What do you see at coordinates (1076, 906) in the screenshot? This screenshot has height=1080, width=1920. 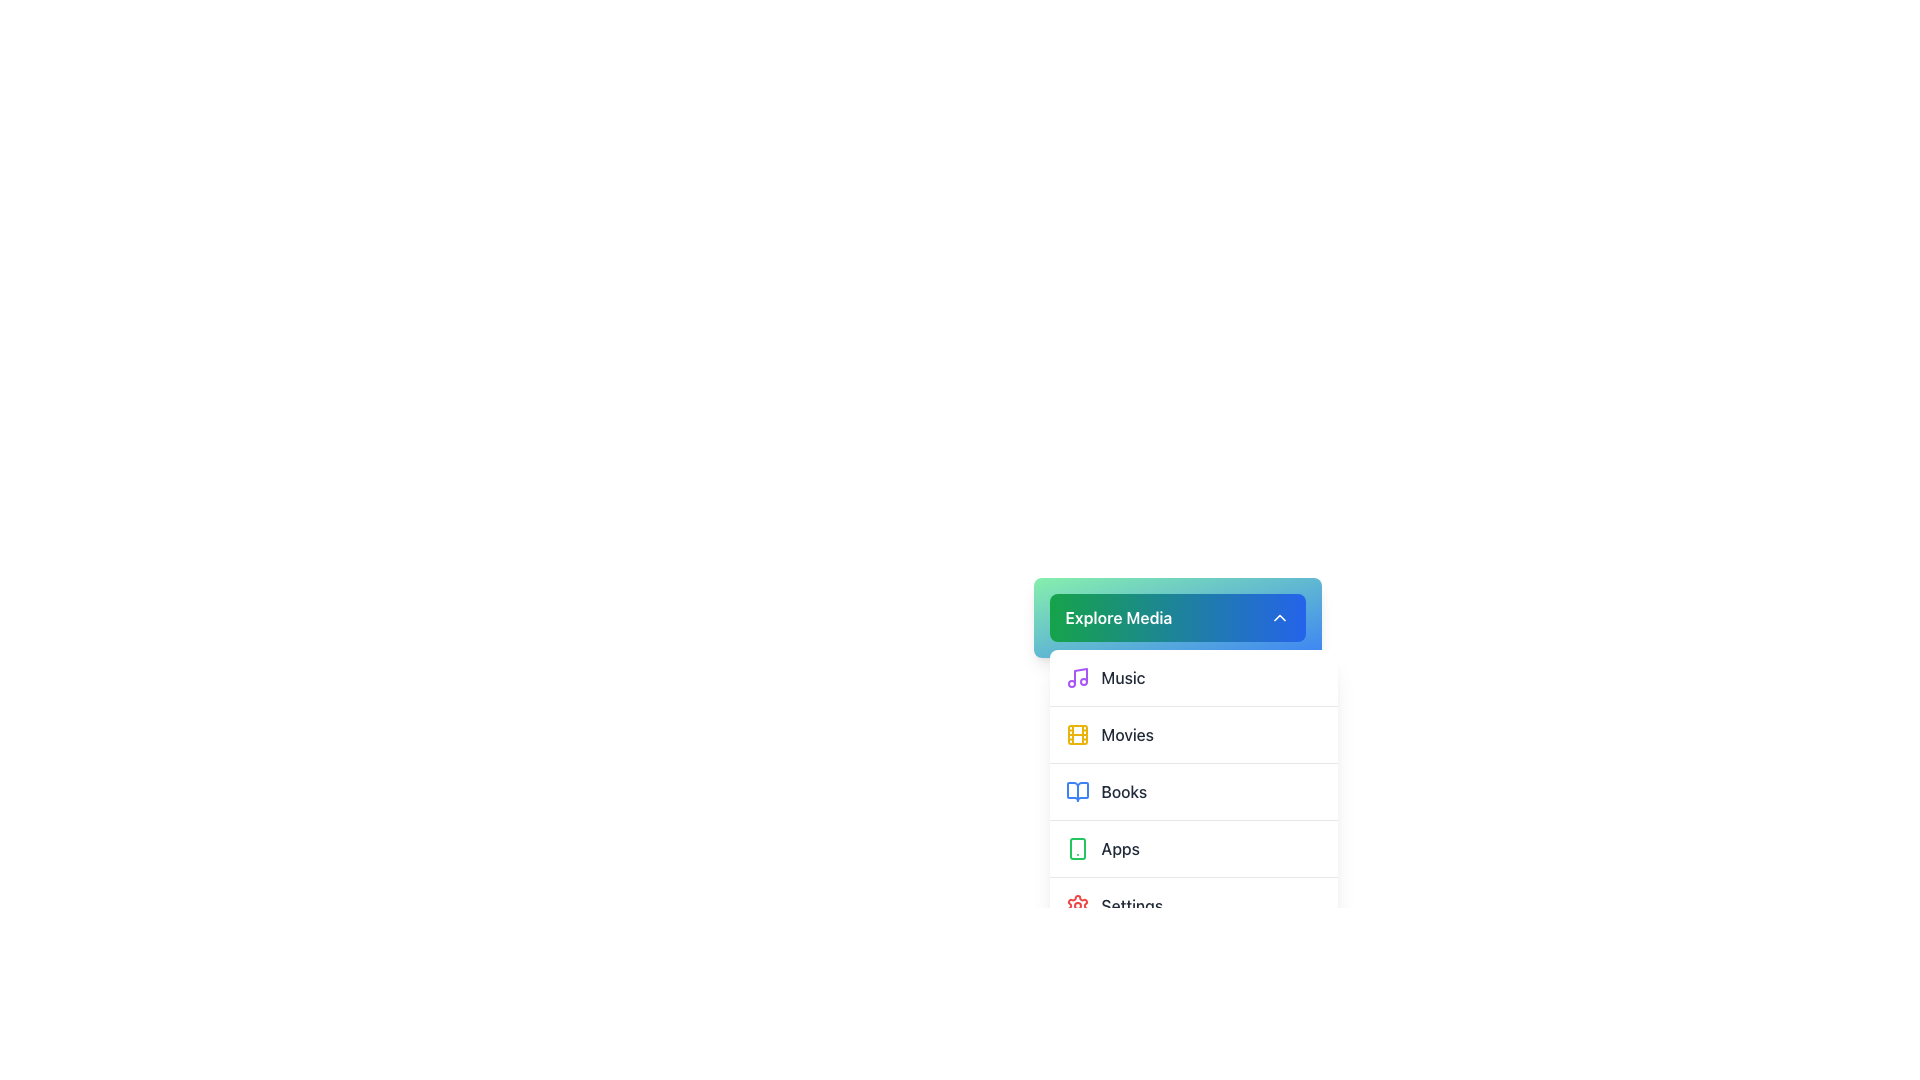 I see `the 'Settings' icon located at the bottom of the dropdown, positioned to the left of the text label 'Settings'` at bounding box center [1076, 906].